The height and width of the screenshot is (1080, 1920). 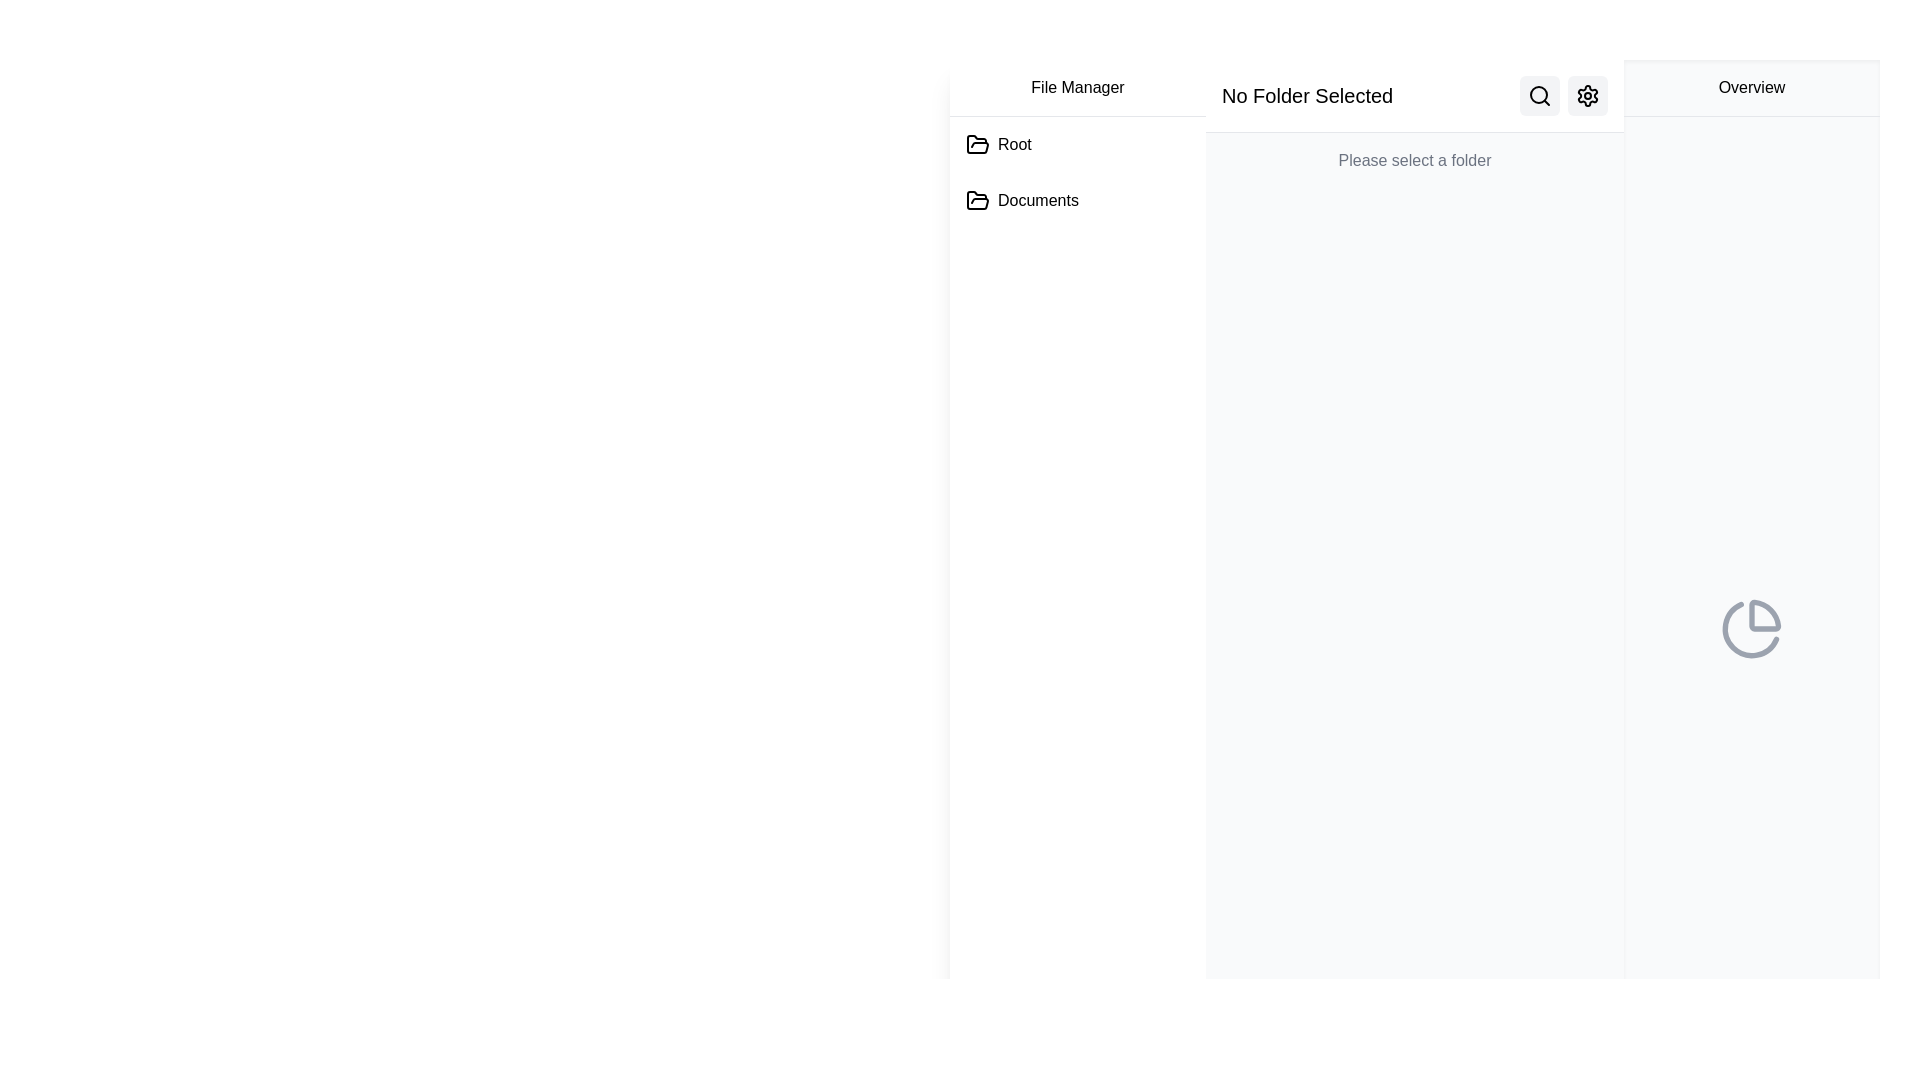 I want to click on the 'Root' folder icon in the left sidebar, so click(x=998, y=144).